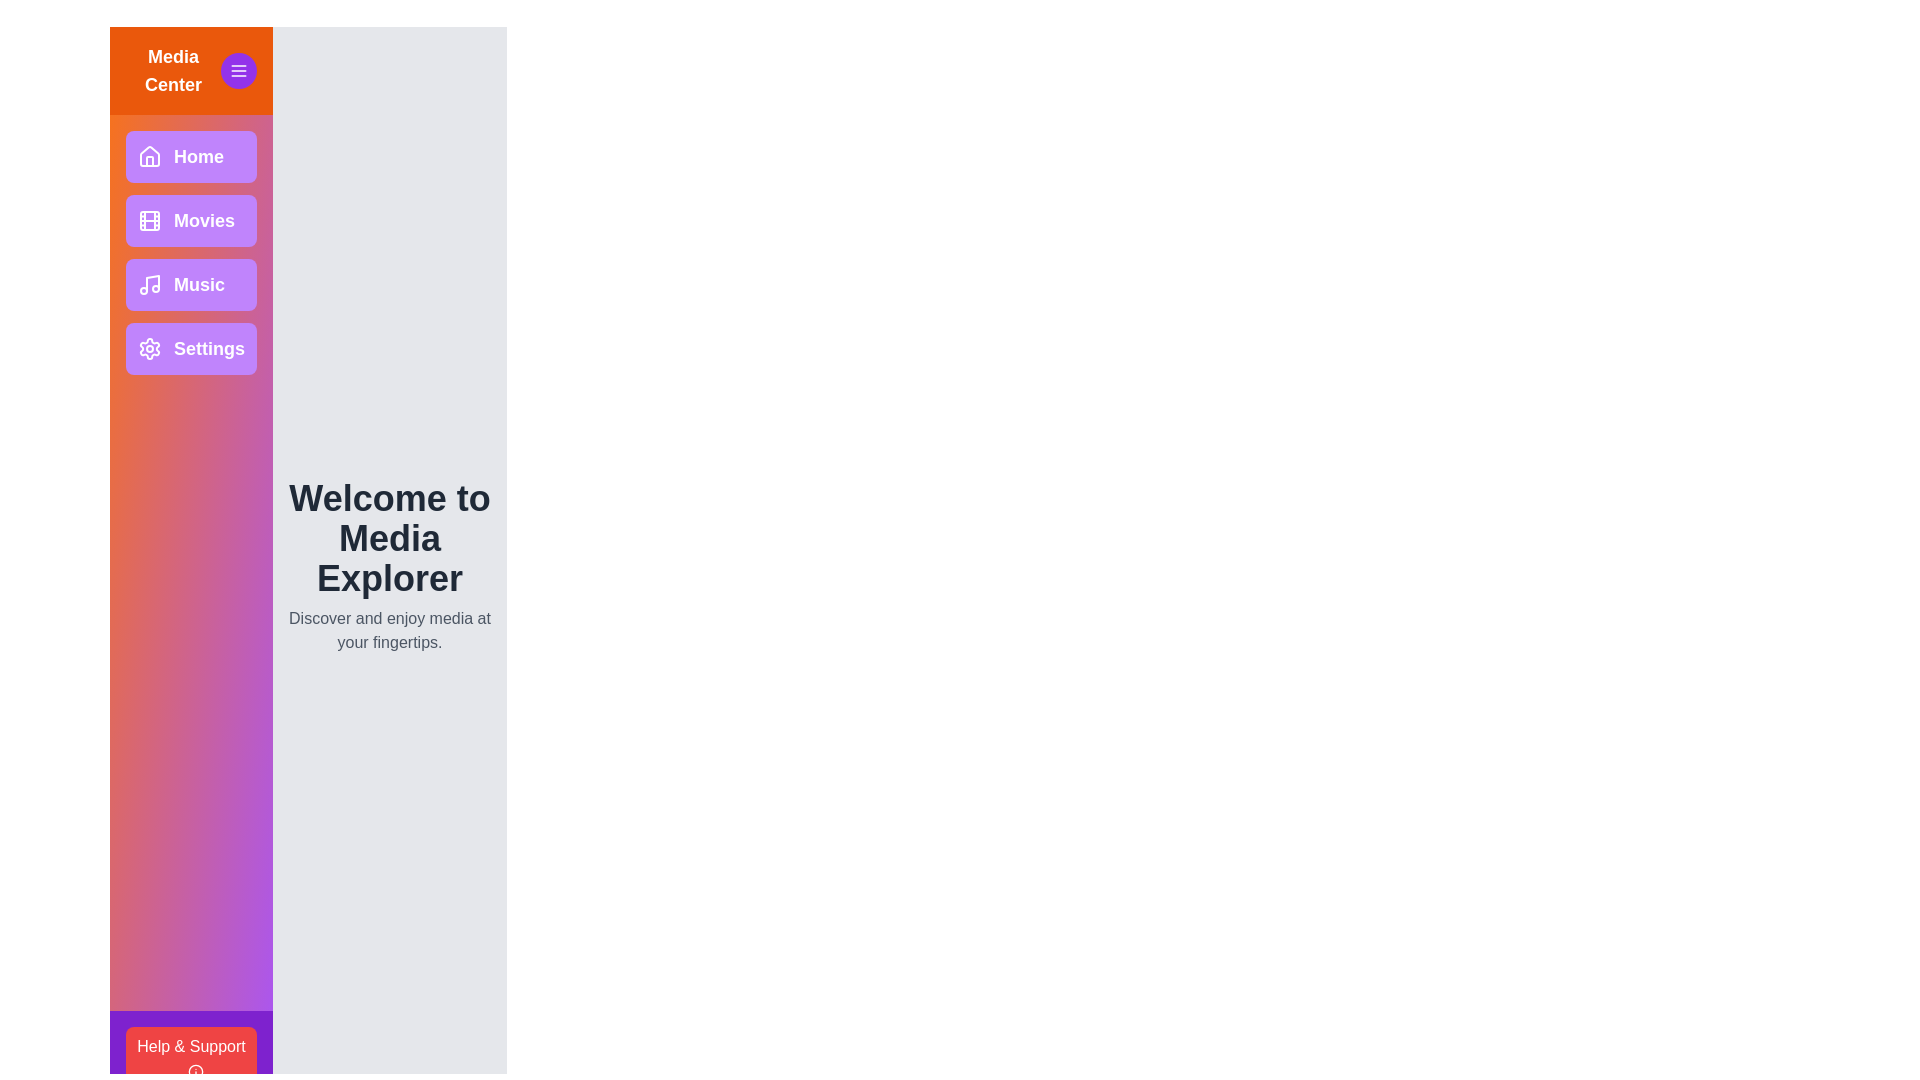 The height and width of the screenshot is (1080, 1920). Describe the element at coordinates (191, 156) in the screenshot. I see `the Home button to navigate to the corresponding section` at that location.